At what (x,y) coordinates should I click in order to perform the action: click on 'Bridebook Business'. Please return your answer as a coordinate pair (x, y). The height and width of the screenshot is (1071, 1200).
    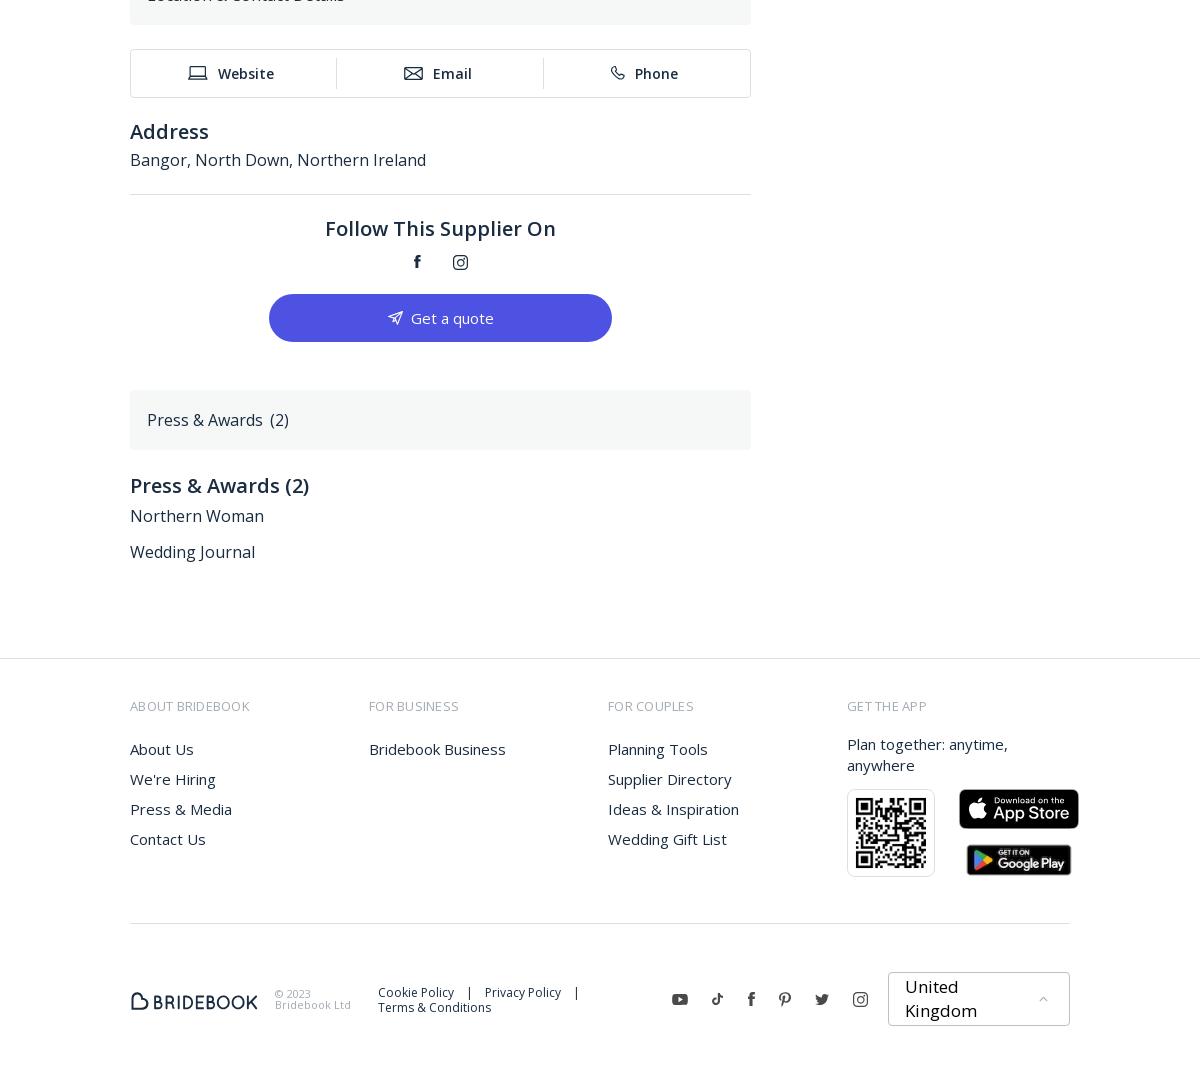
    Looking at the image, I should click on (437, 747).